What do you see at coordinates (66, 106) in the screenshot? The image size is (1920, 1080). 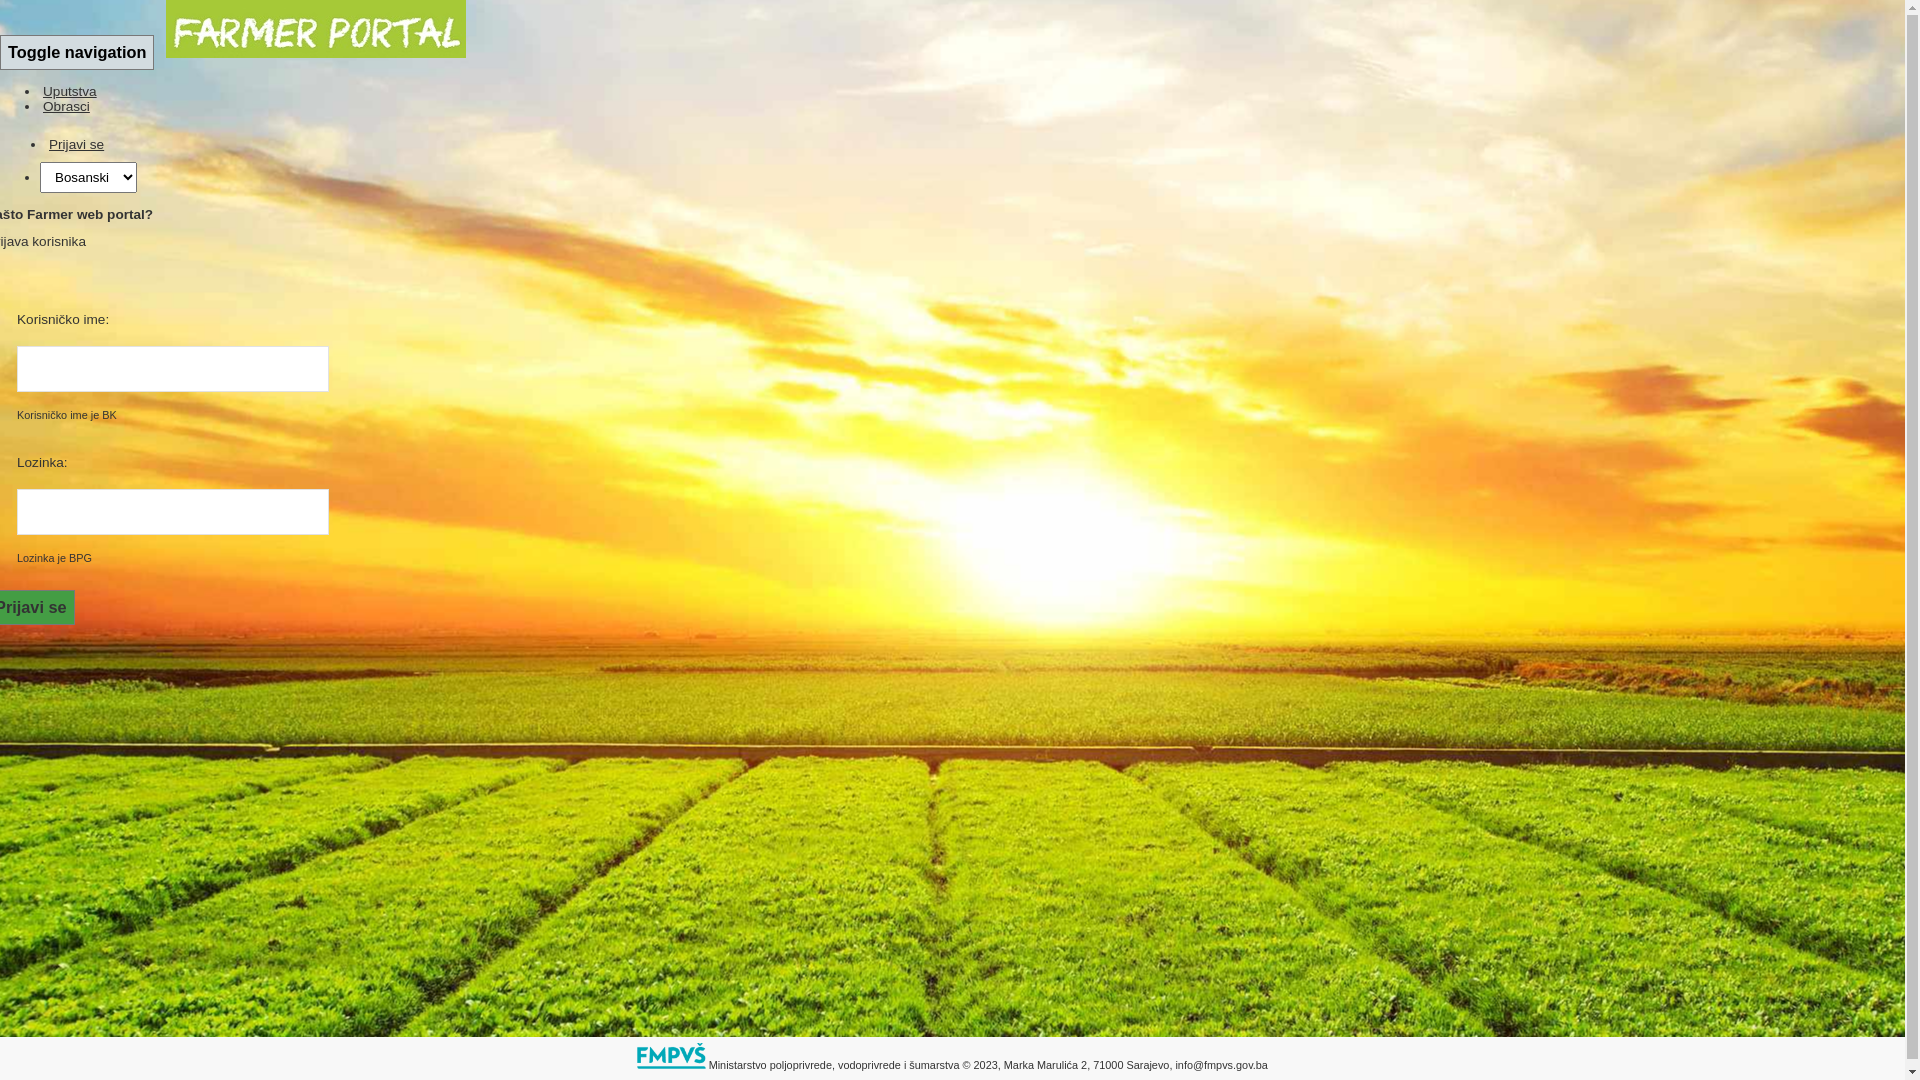 I see `'Obrasci'` at bounding box center [66, 106].